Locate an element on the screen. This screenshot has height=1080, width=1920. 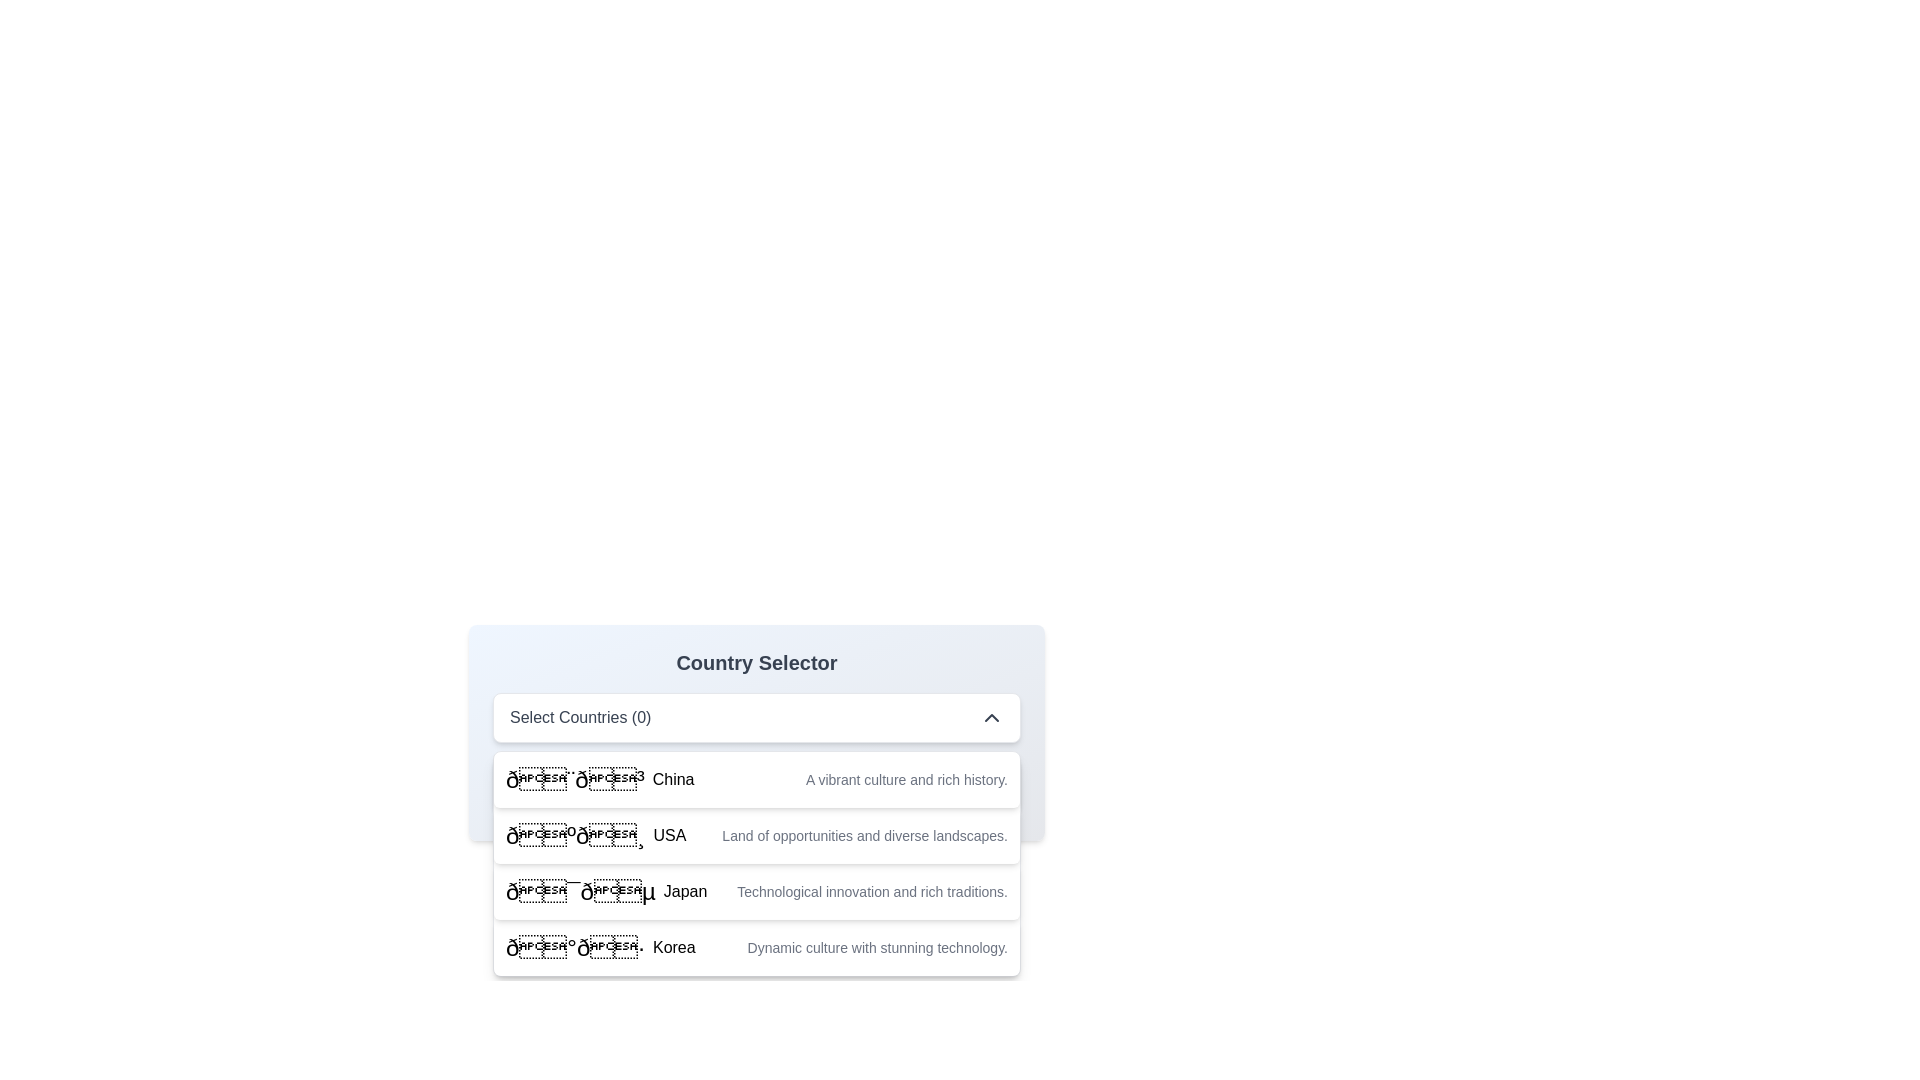
the list item containing the emoji flag of China and the text 'China' is located at coordinates (599, 778).